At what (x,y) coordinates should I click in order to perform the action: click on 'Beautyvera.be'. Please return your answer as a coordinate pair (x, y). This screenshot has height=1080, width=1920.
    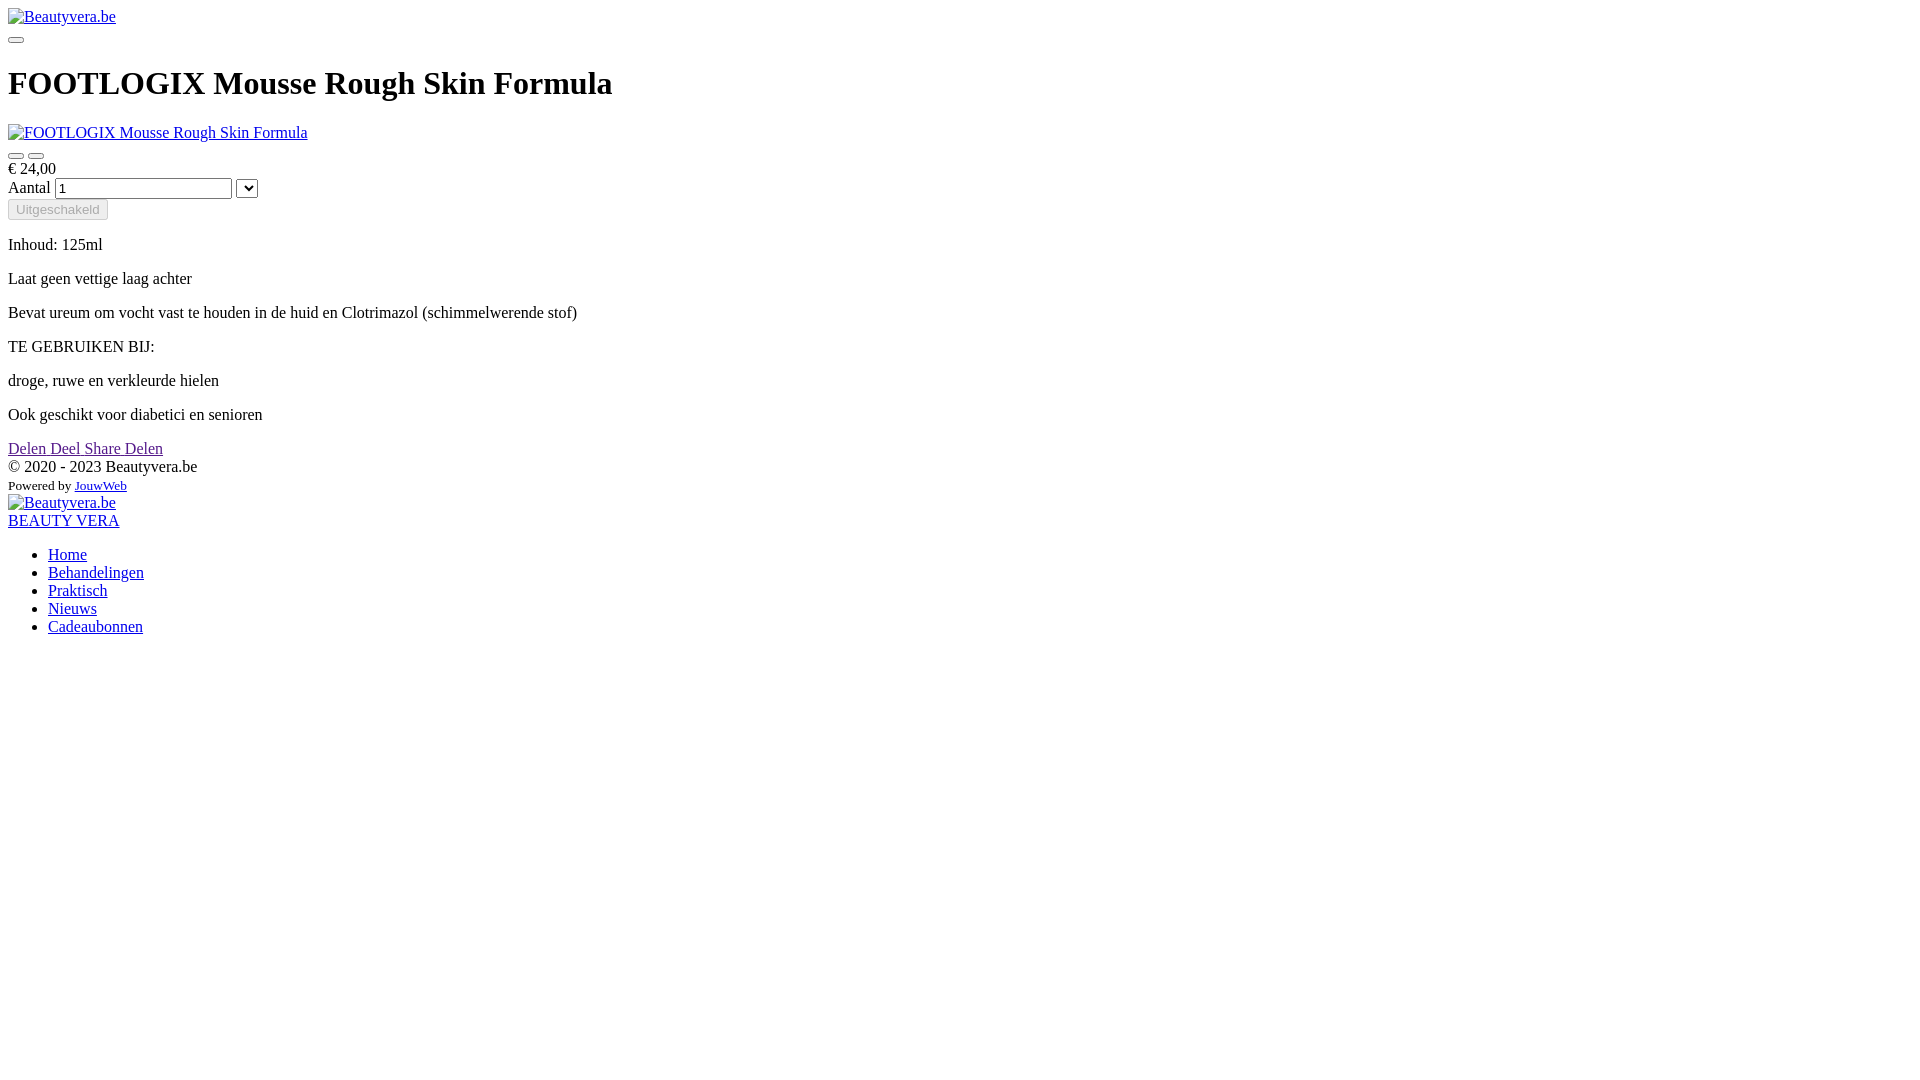
    Looking at the image, I should click on (62, 501).